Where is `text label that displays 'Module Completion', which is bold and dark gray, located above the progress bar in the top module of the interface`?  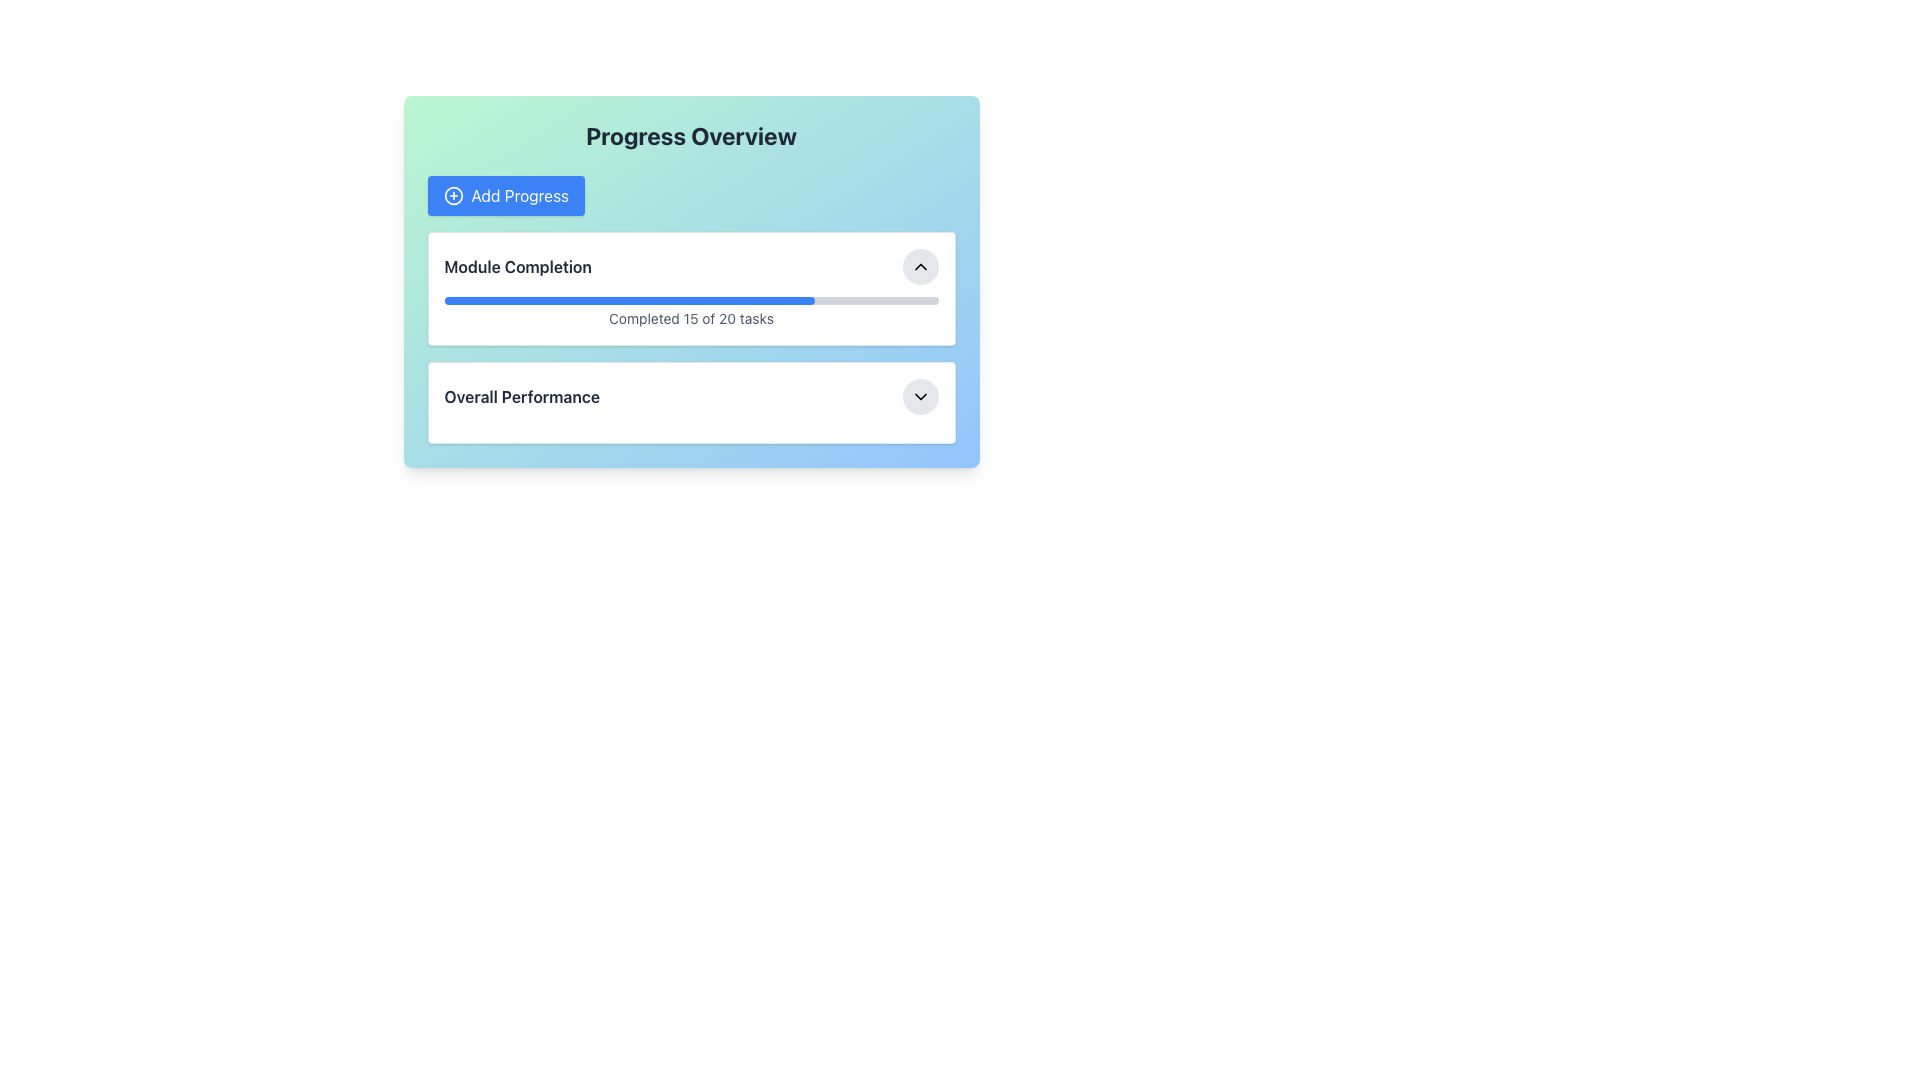
text label that displays 'Module Completion', which is bold and dark gray, located above the progress bar in the top module of the interface is located at coordinates (518, 265).